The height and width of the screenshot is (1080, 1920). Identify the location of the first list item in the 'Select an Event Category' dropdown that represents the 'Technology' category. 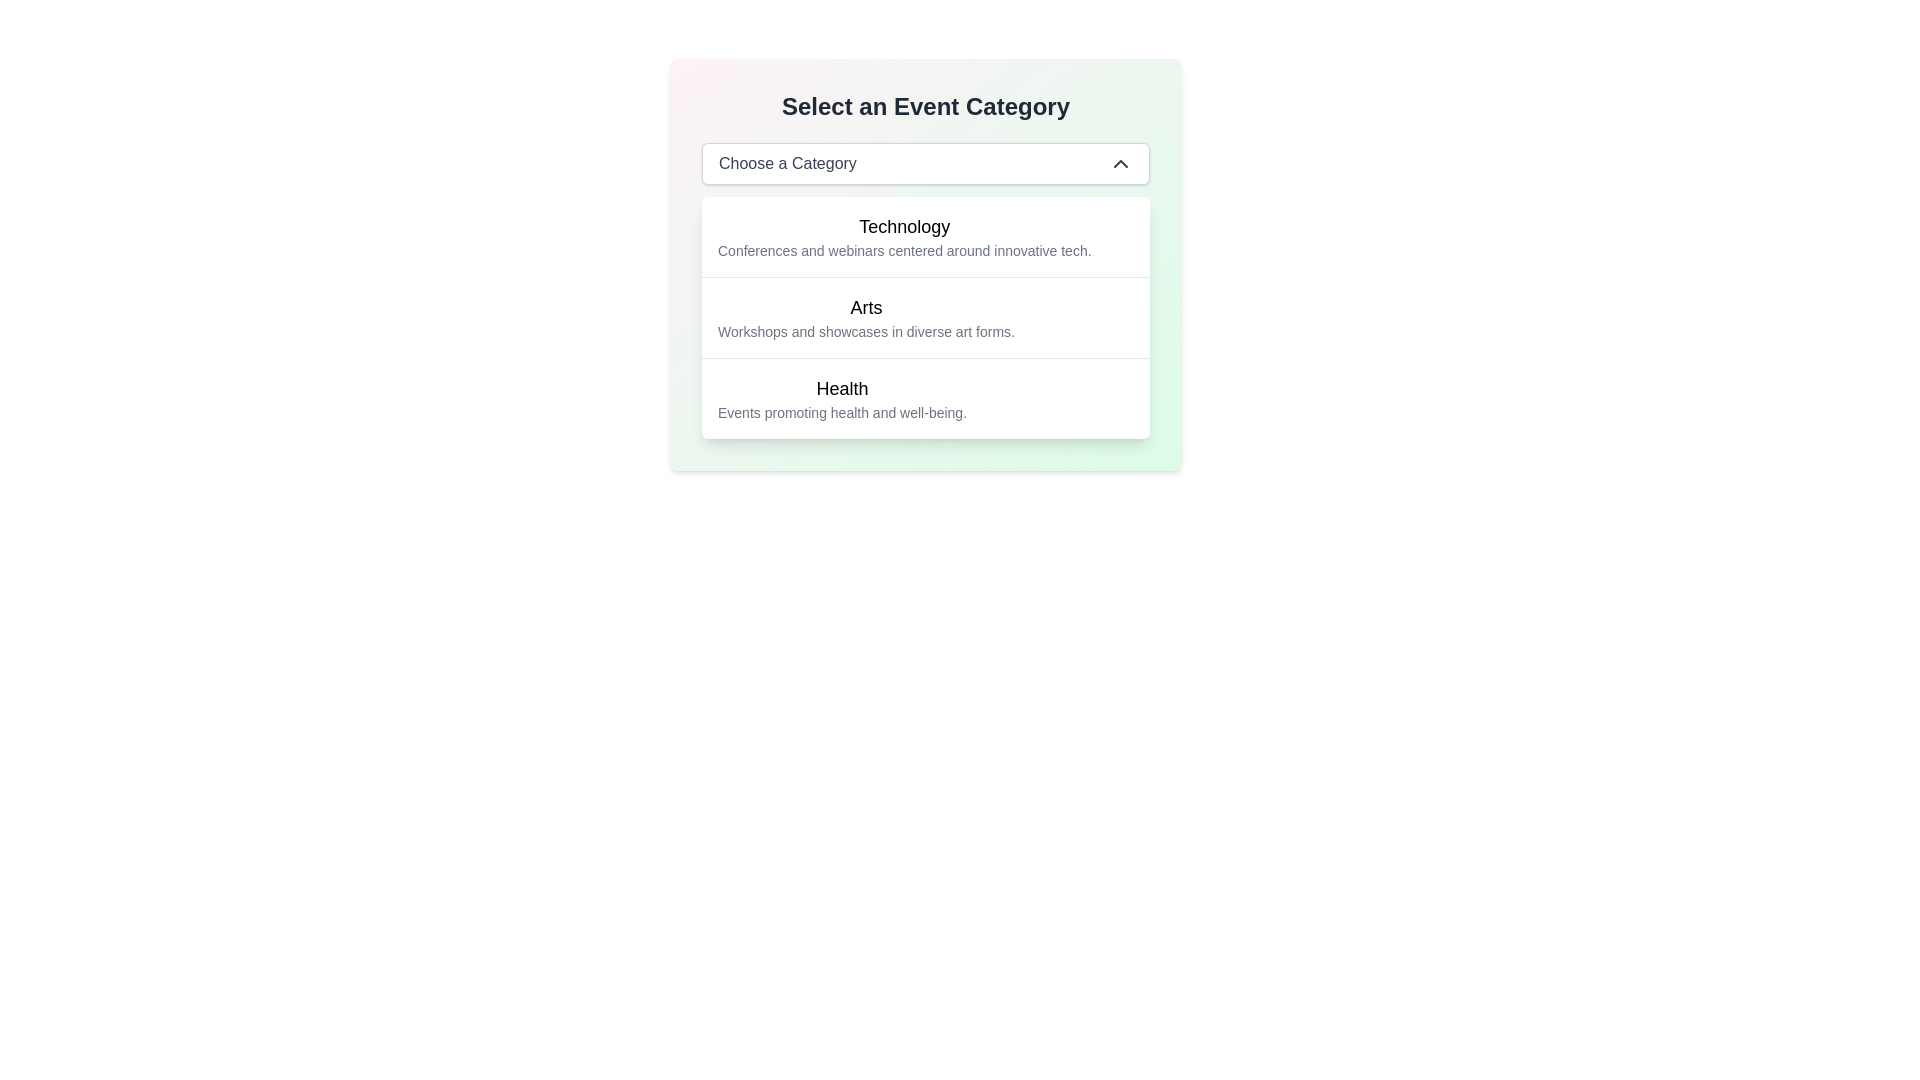
(925, 264).